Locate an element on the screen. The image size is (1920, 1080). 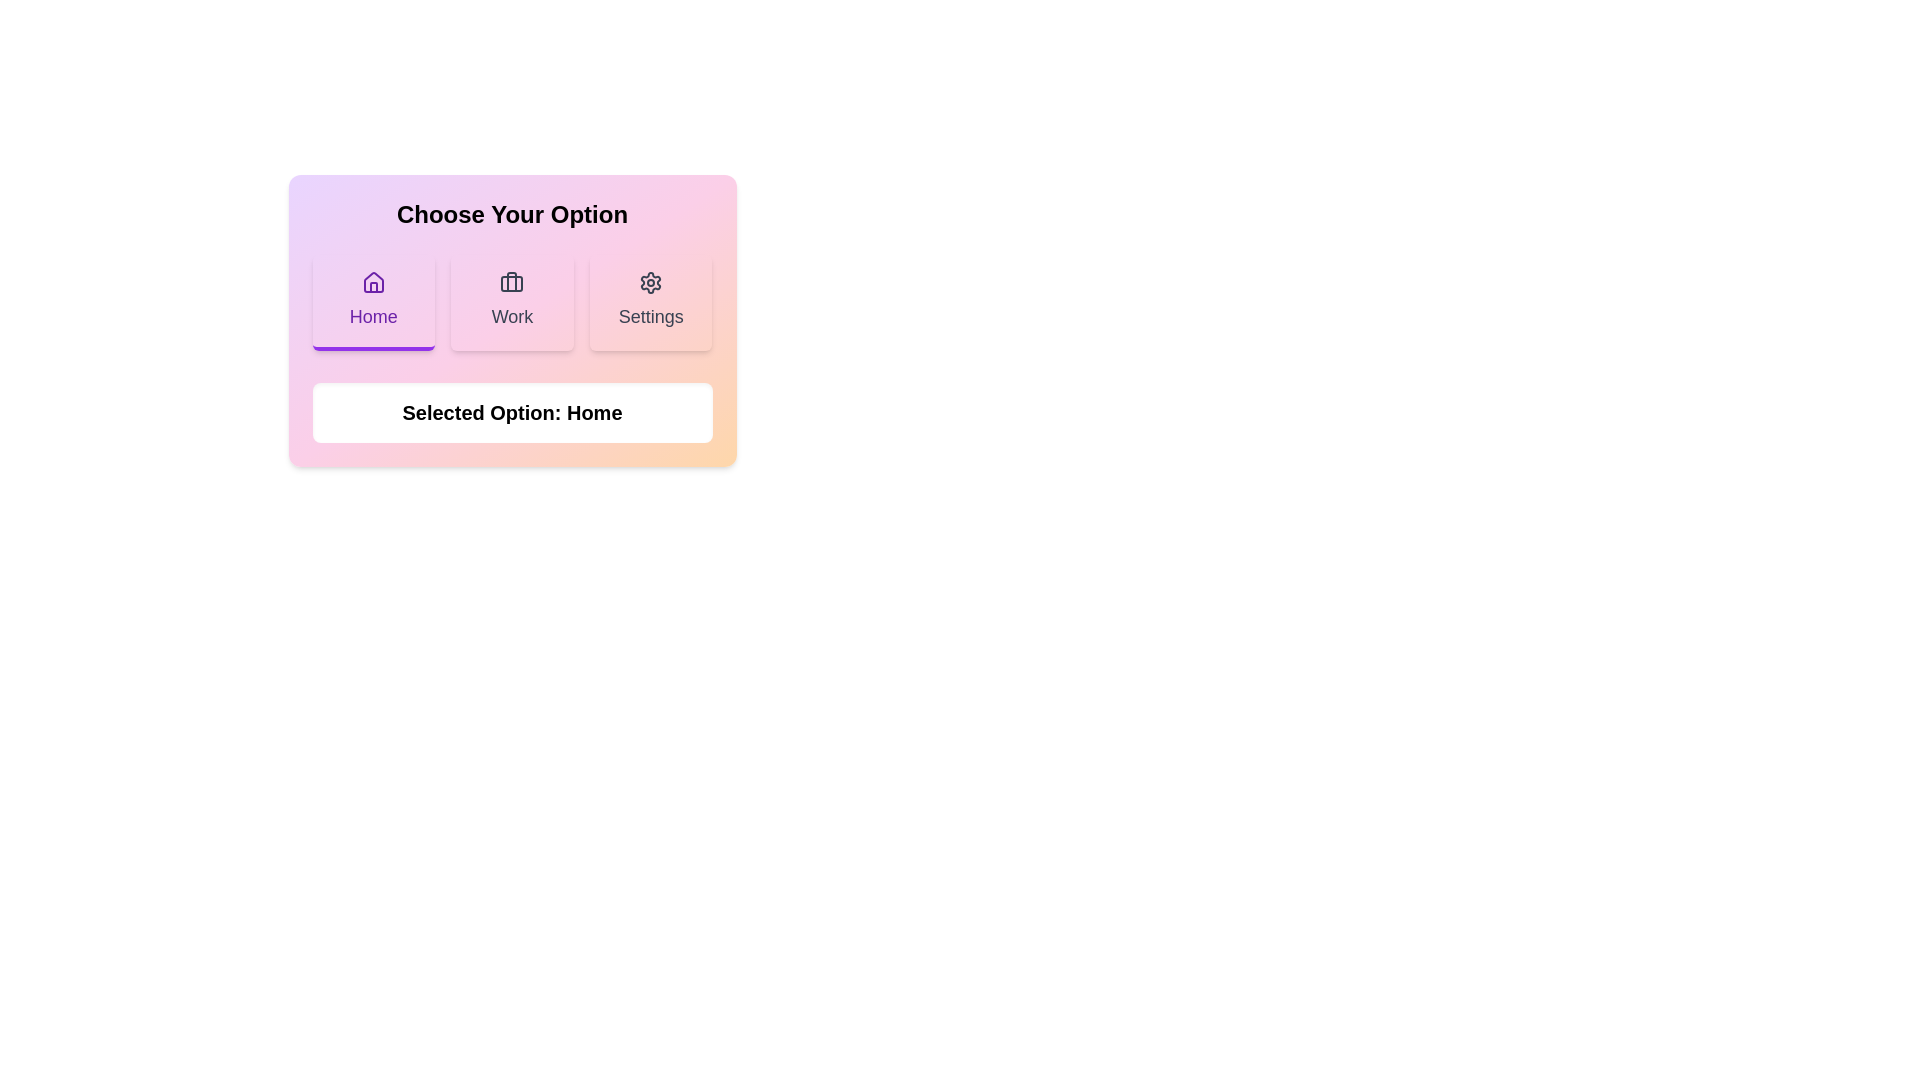
the second button in the grid layout is located at coordinates (512, 303).